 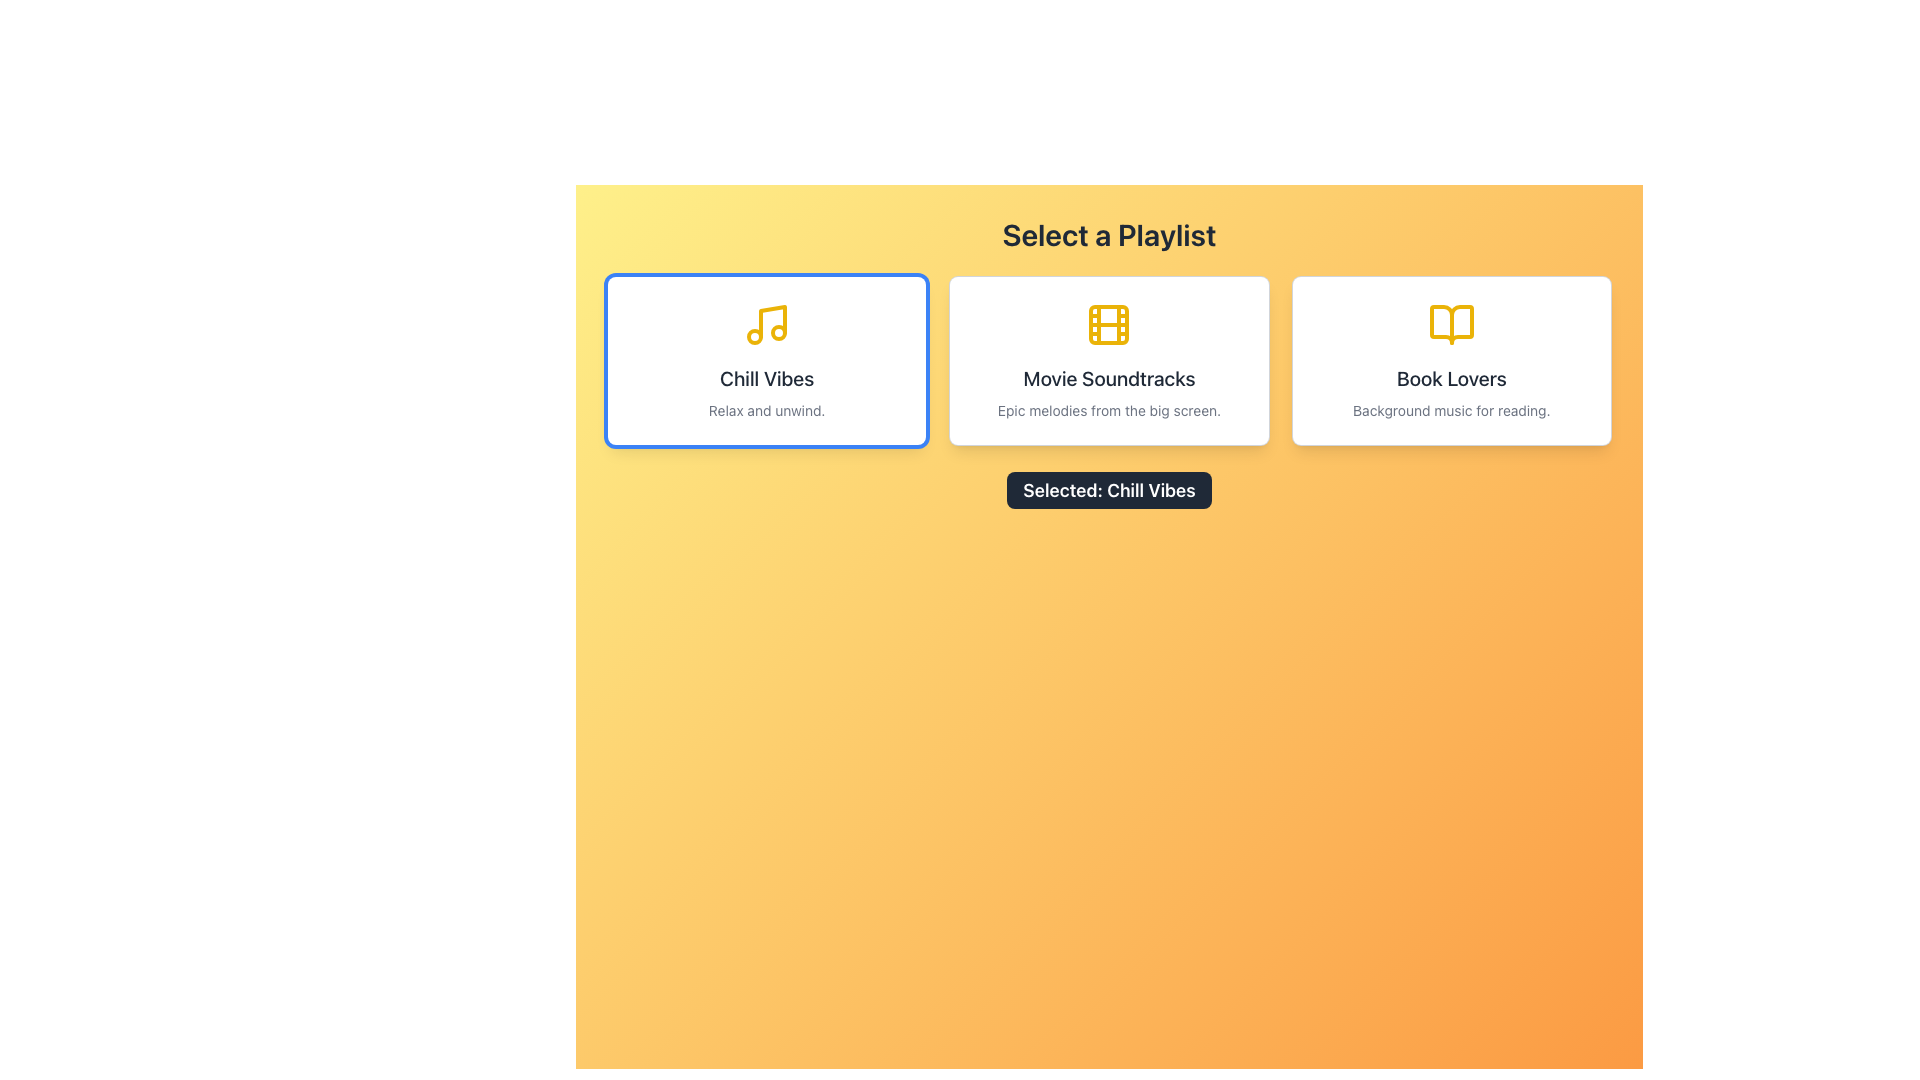 What do you see at coordinates (1108, 490) in the screenshot?
I see `the Text Display element that indicates the currently selected playlist, positioned below the playlist selection area` at bounding box center [1108, 490].